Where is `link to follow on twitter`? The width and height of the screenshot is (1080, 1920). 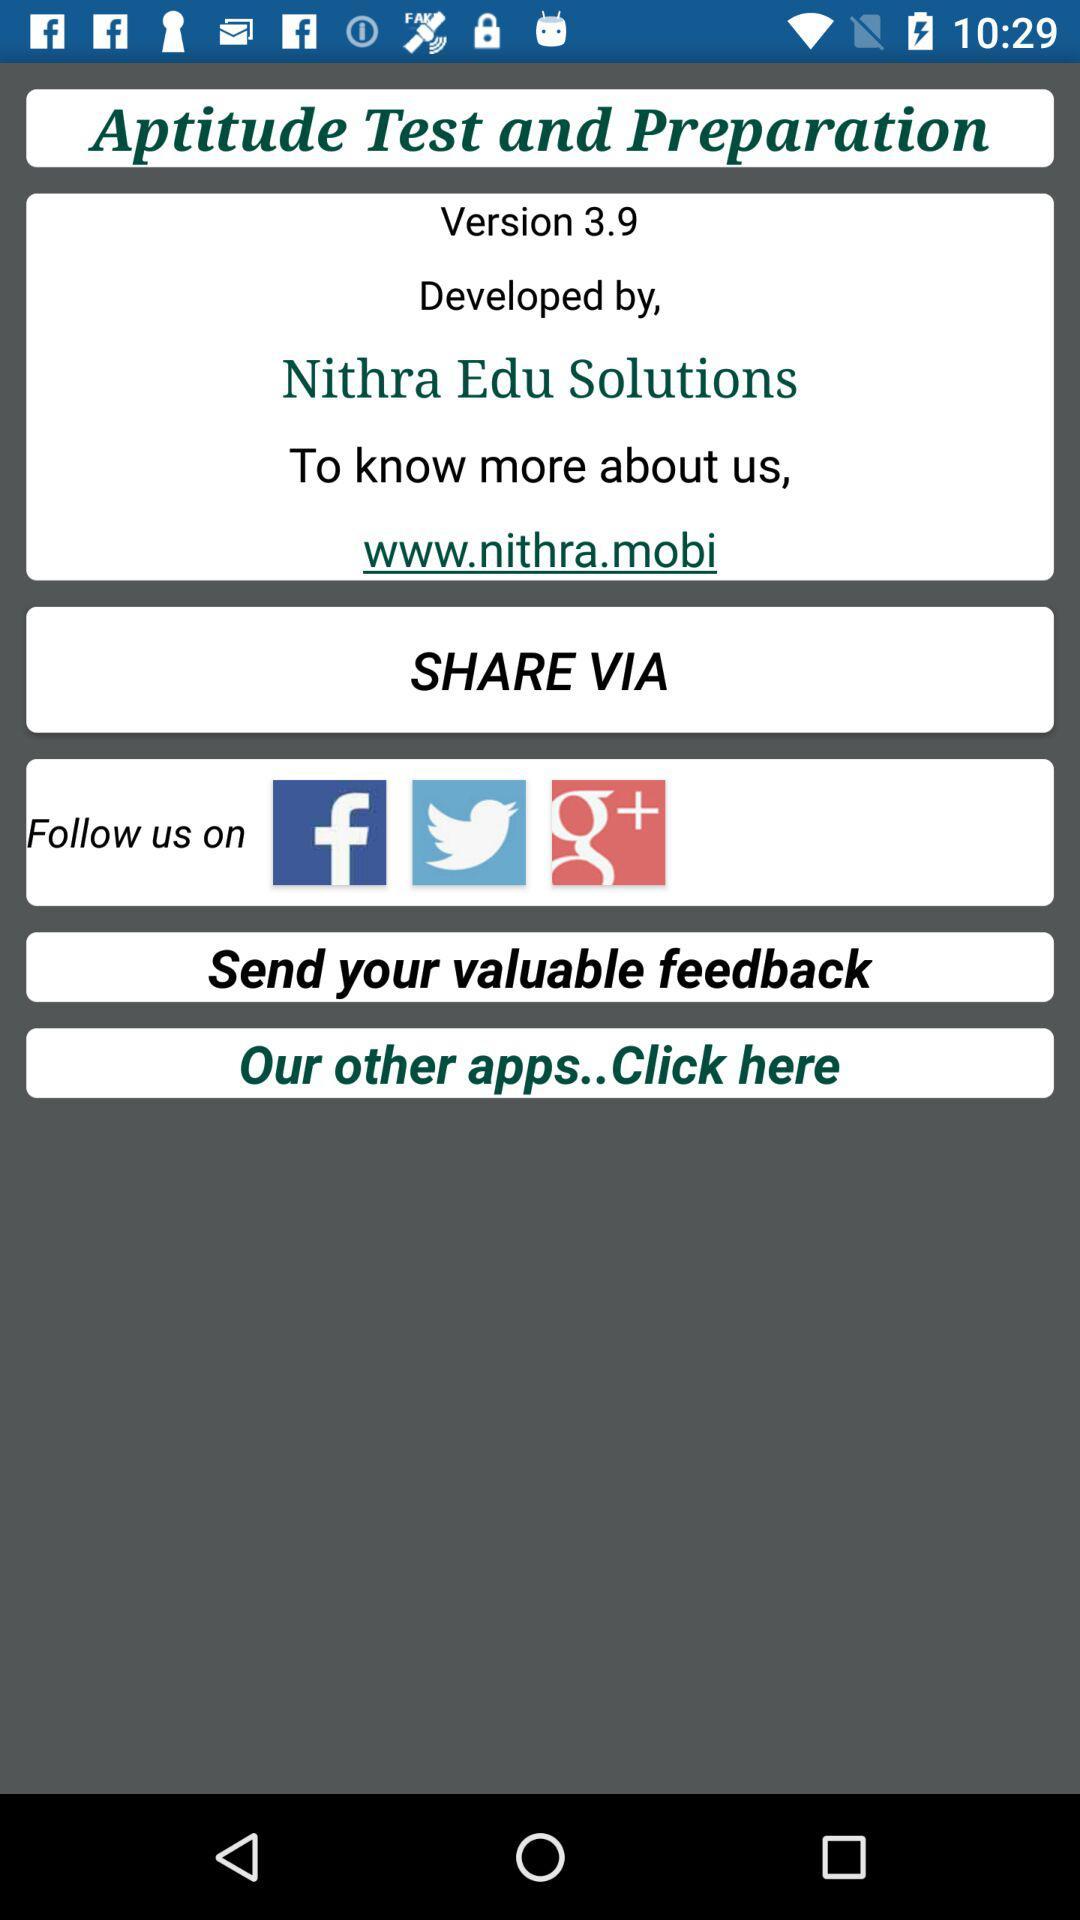 link to follow on twitter is located at coordinates (469, 832).